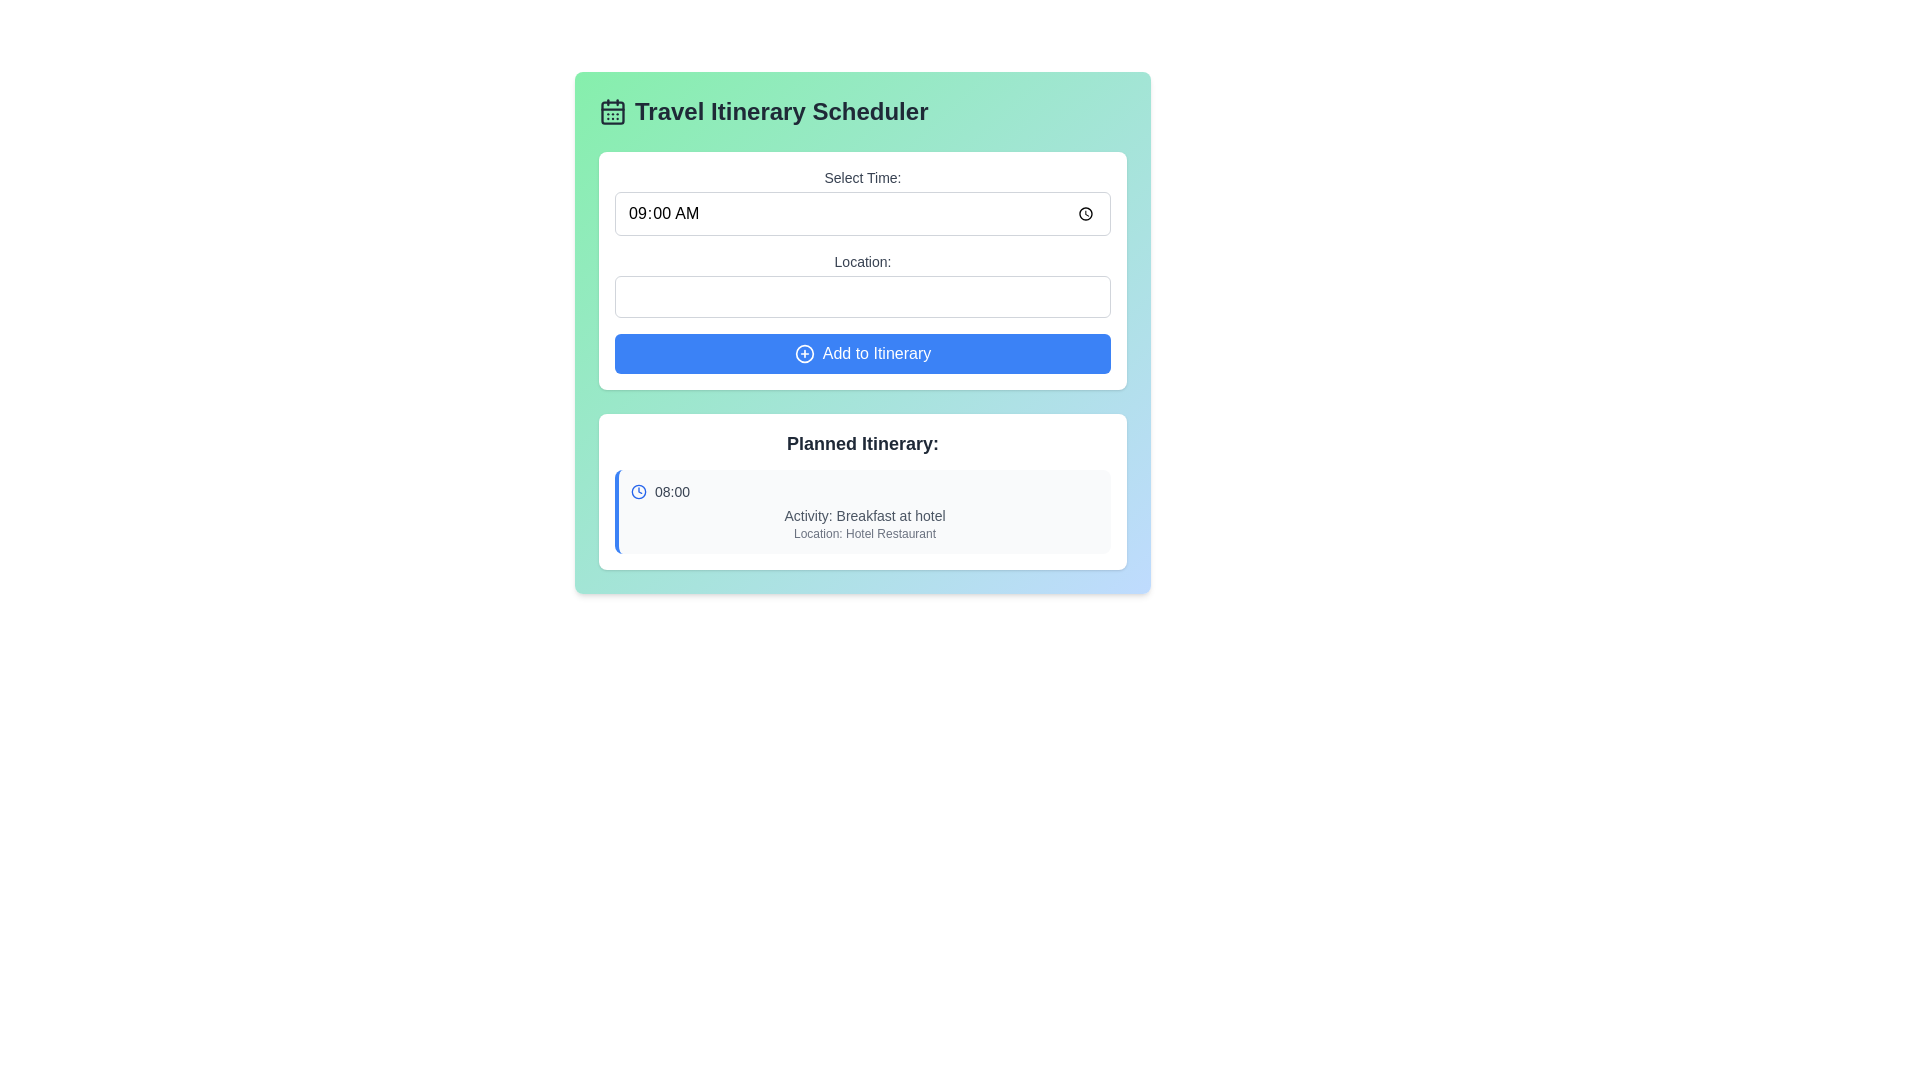  What do you see at coordinates (863, 261) in the screenshot?
I see `the 'Location:' label, which is a medium-sized gray text label positioned above the input field in the 'Travel Itinerary Scheduler' interface` at bounding box center [863, 261].